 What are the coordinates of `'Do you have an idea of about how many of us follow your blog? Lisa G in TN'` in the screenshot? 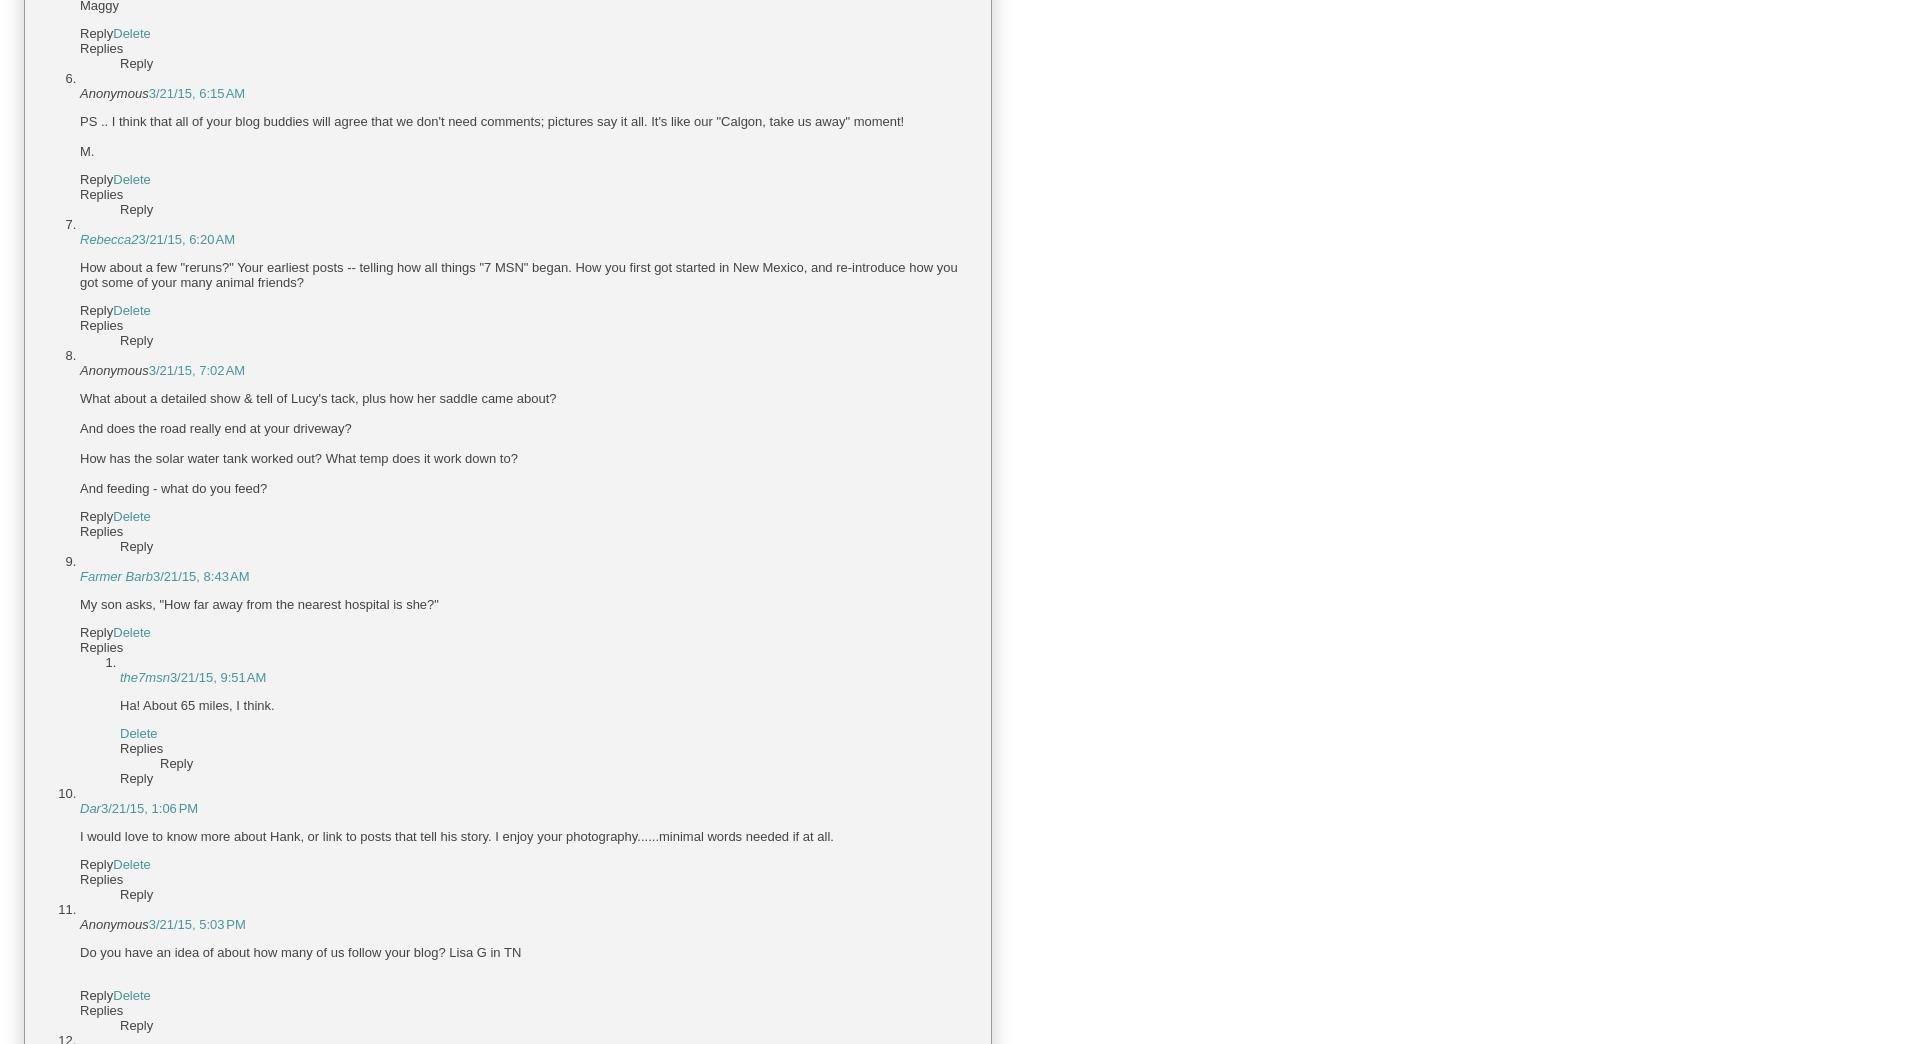 It's located at (78, 951).